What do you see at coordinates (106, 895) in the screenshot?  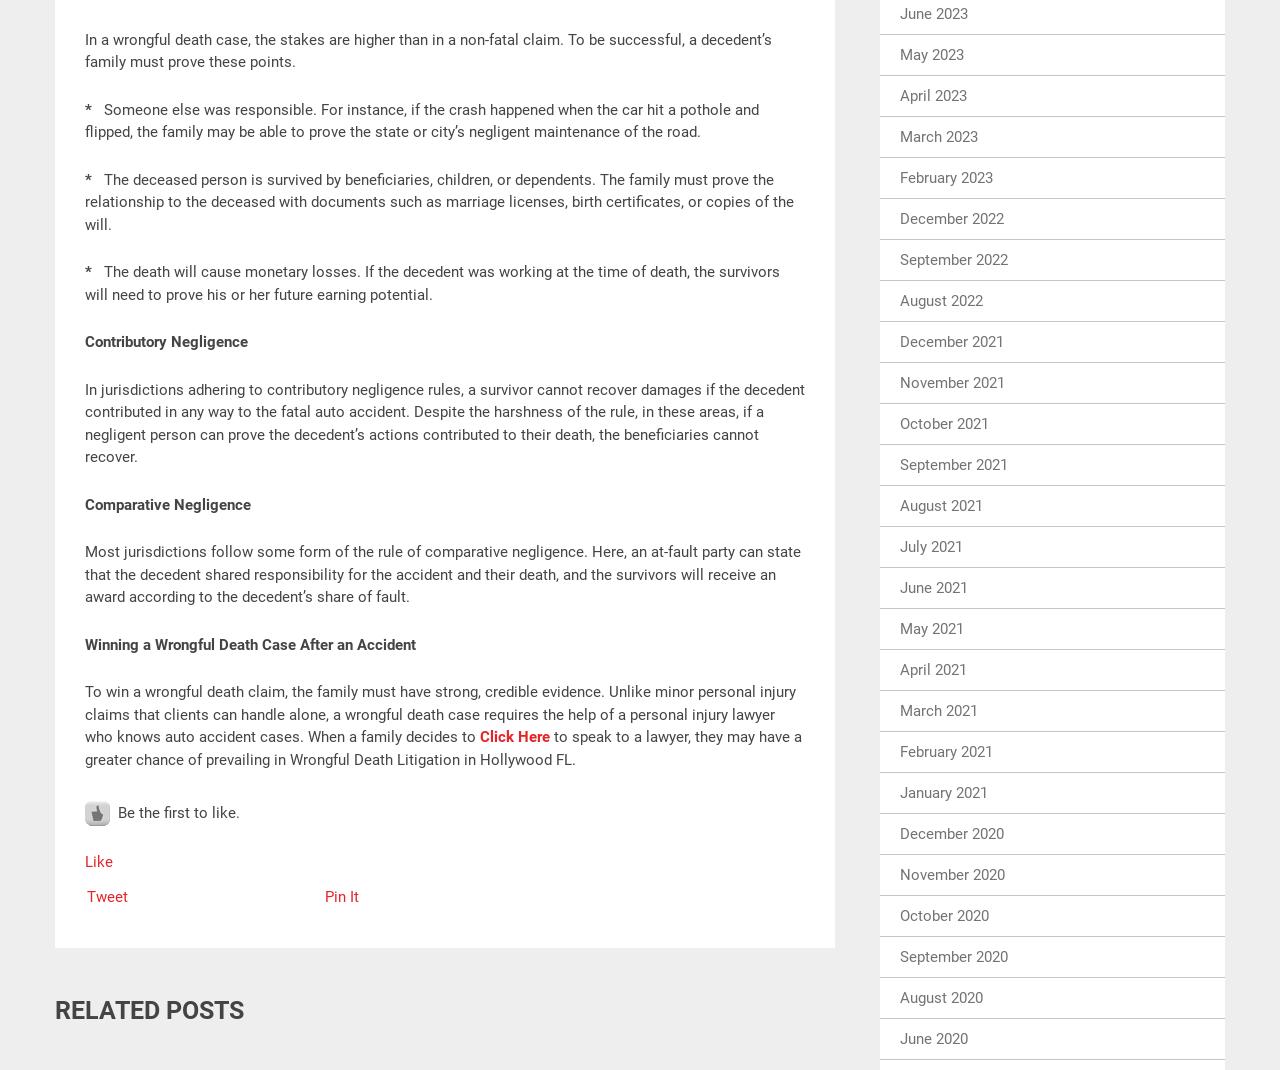 I see `'Tweet'` at bounding box center [106, 895].